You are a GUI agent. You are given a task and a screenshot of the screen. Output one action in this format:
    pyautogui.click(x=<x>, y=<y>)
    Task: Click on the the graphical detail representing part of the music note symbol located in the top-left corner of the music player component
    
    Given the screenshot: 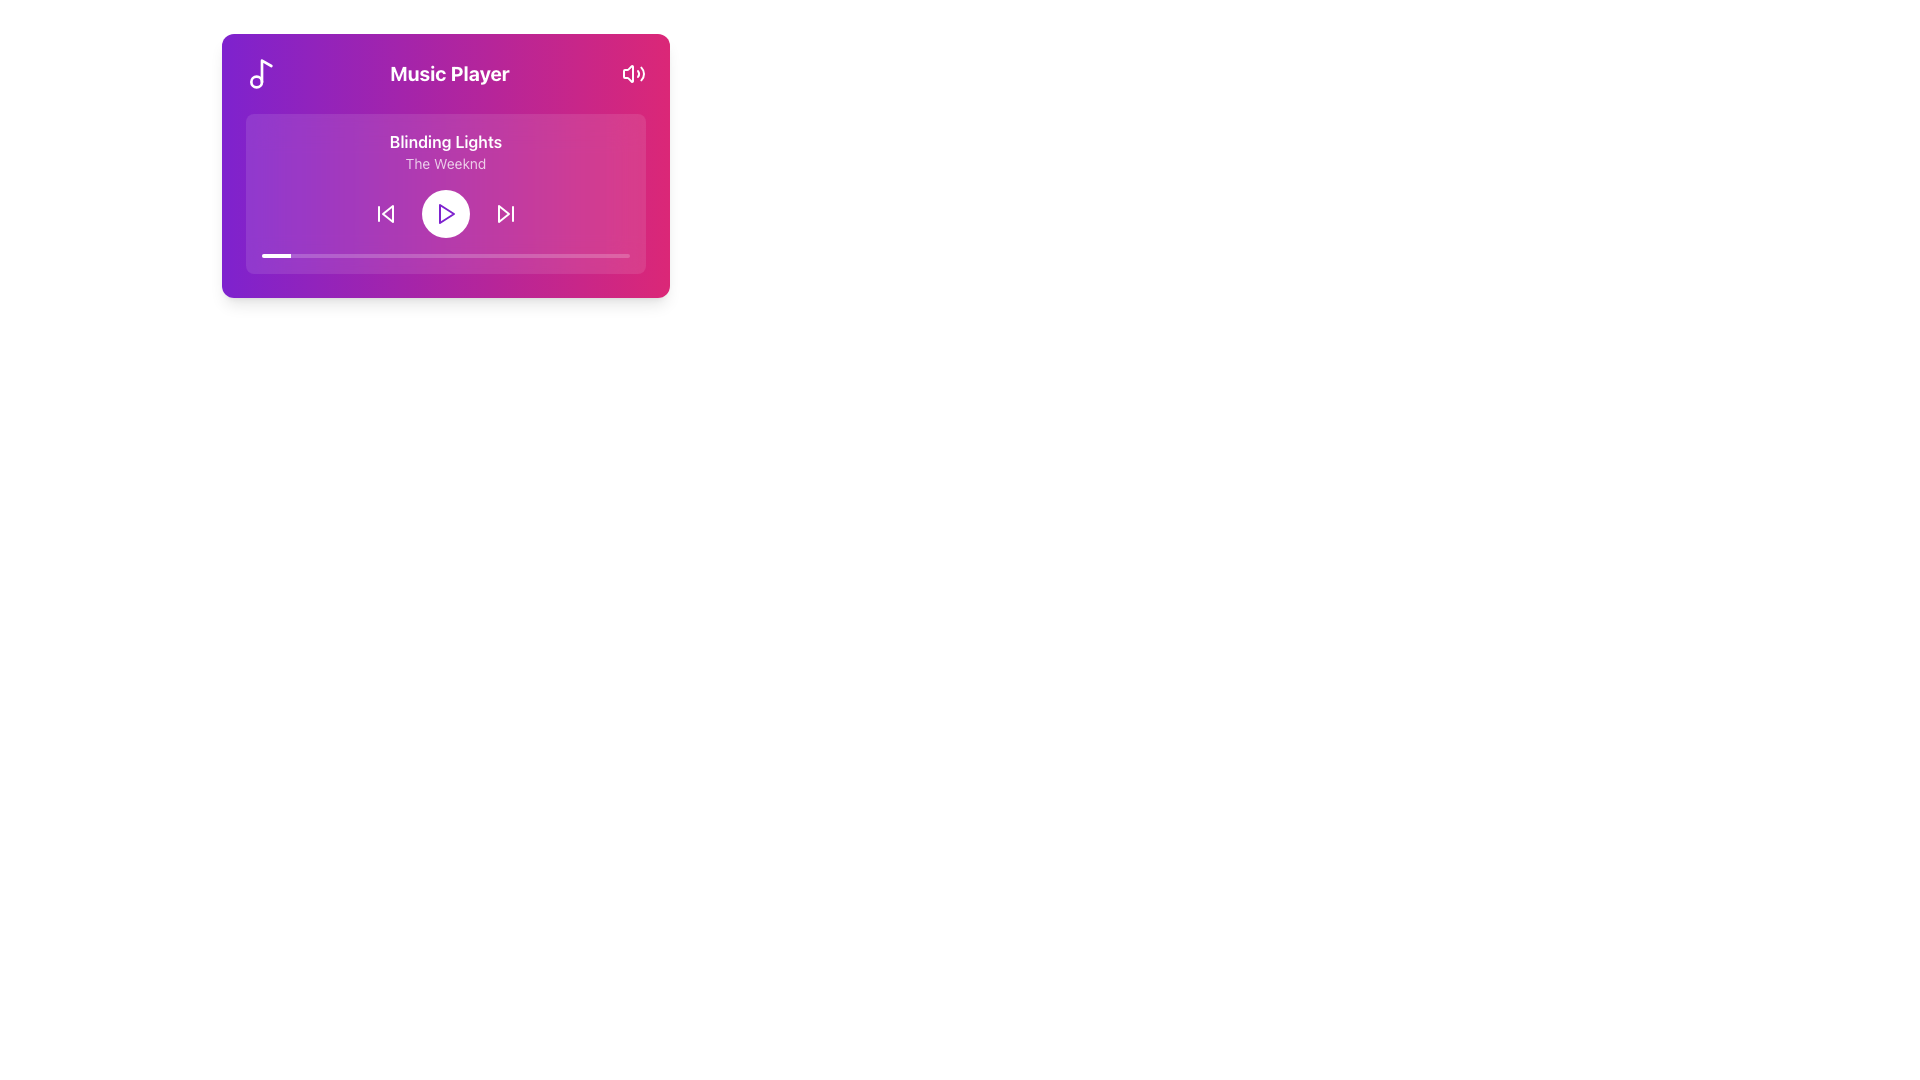 What is the action you would take?
    pyautogui.click(x=255, y=80)
    